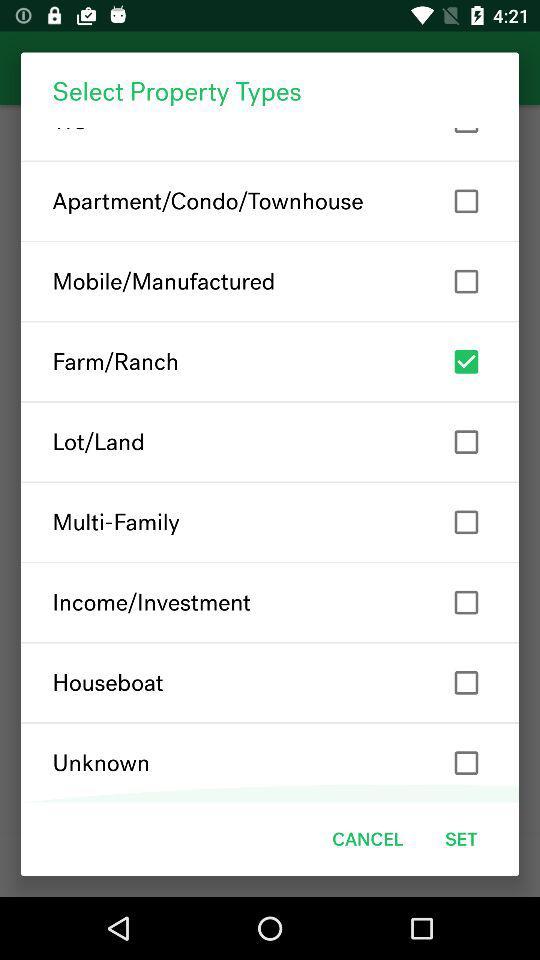  I want to click on the item above the multi-family item, so click(270, 442).